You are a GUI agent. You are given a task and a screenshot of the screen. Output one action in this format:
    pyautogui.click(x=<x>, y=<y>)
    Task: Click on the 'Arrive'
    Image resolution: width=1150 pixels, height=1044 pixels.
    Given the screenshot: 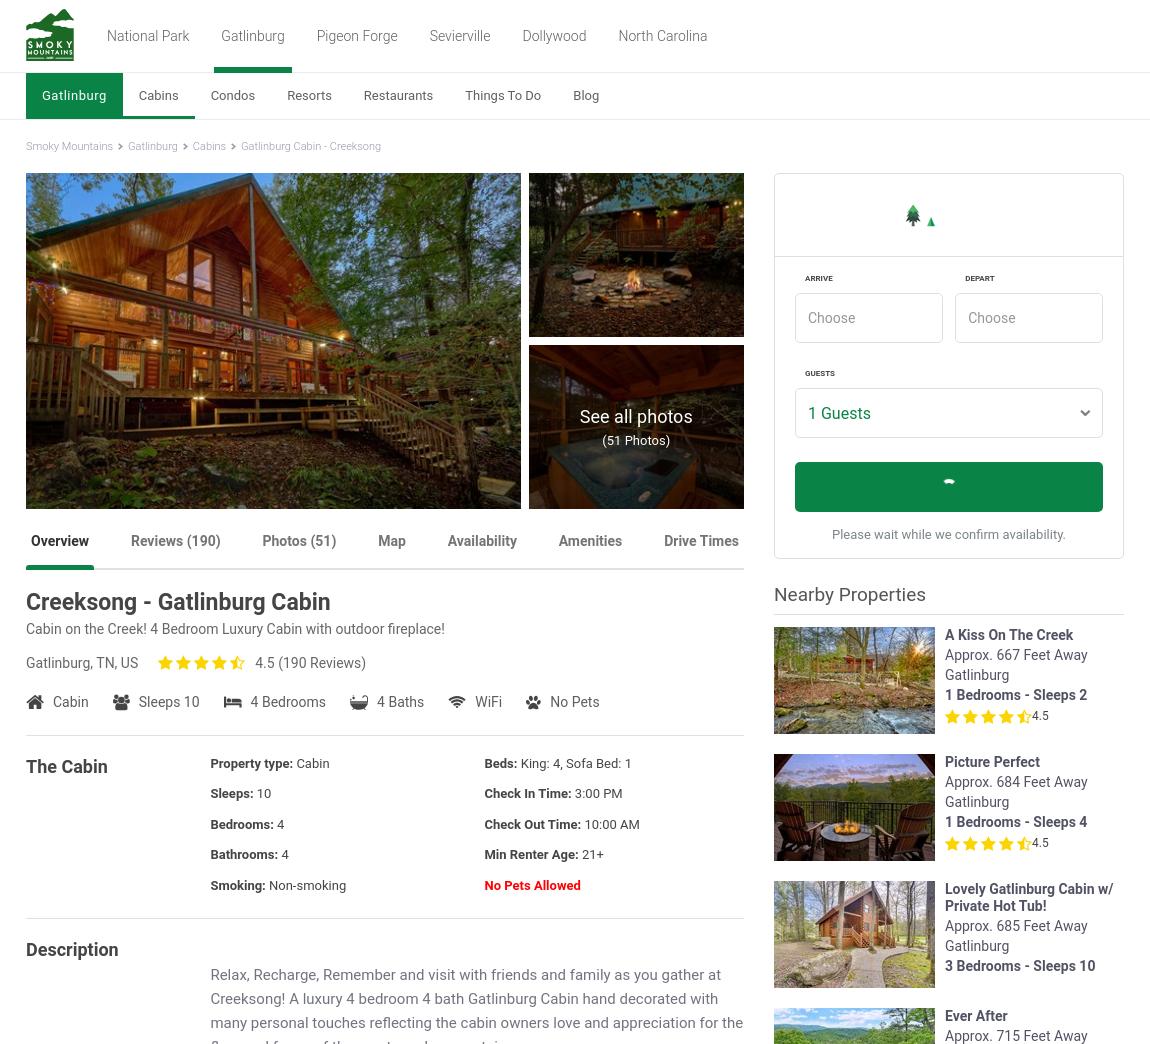 What is the action you would take?
    pyautogui.click(x=804, y=277)
    